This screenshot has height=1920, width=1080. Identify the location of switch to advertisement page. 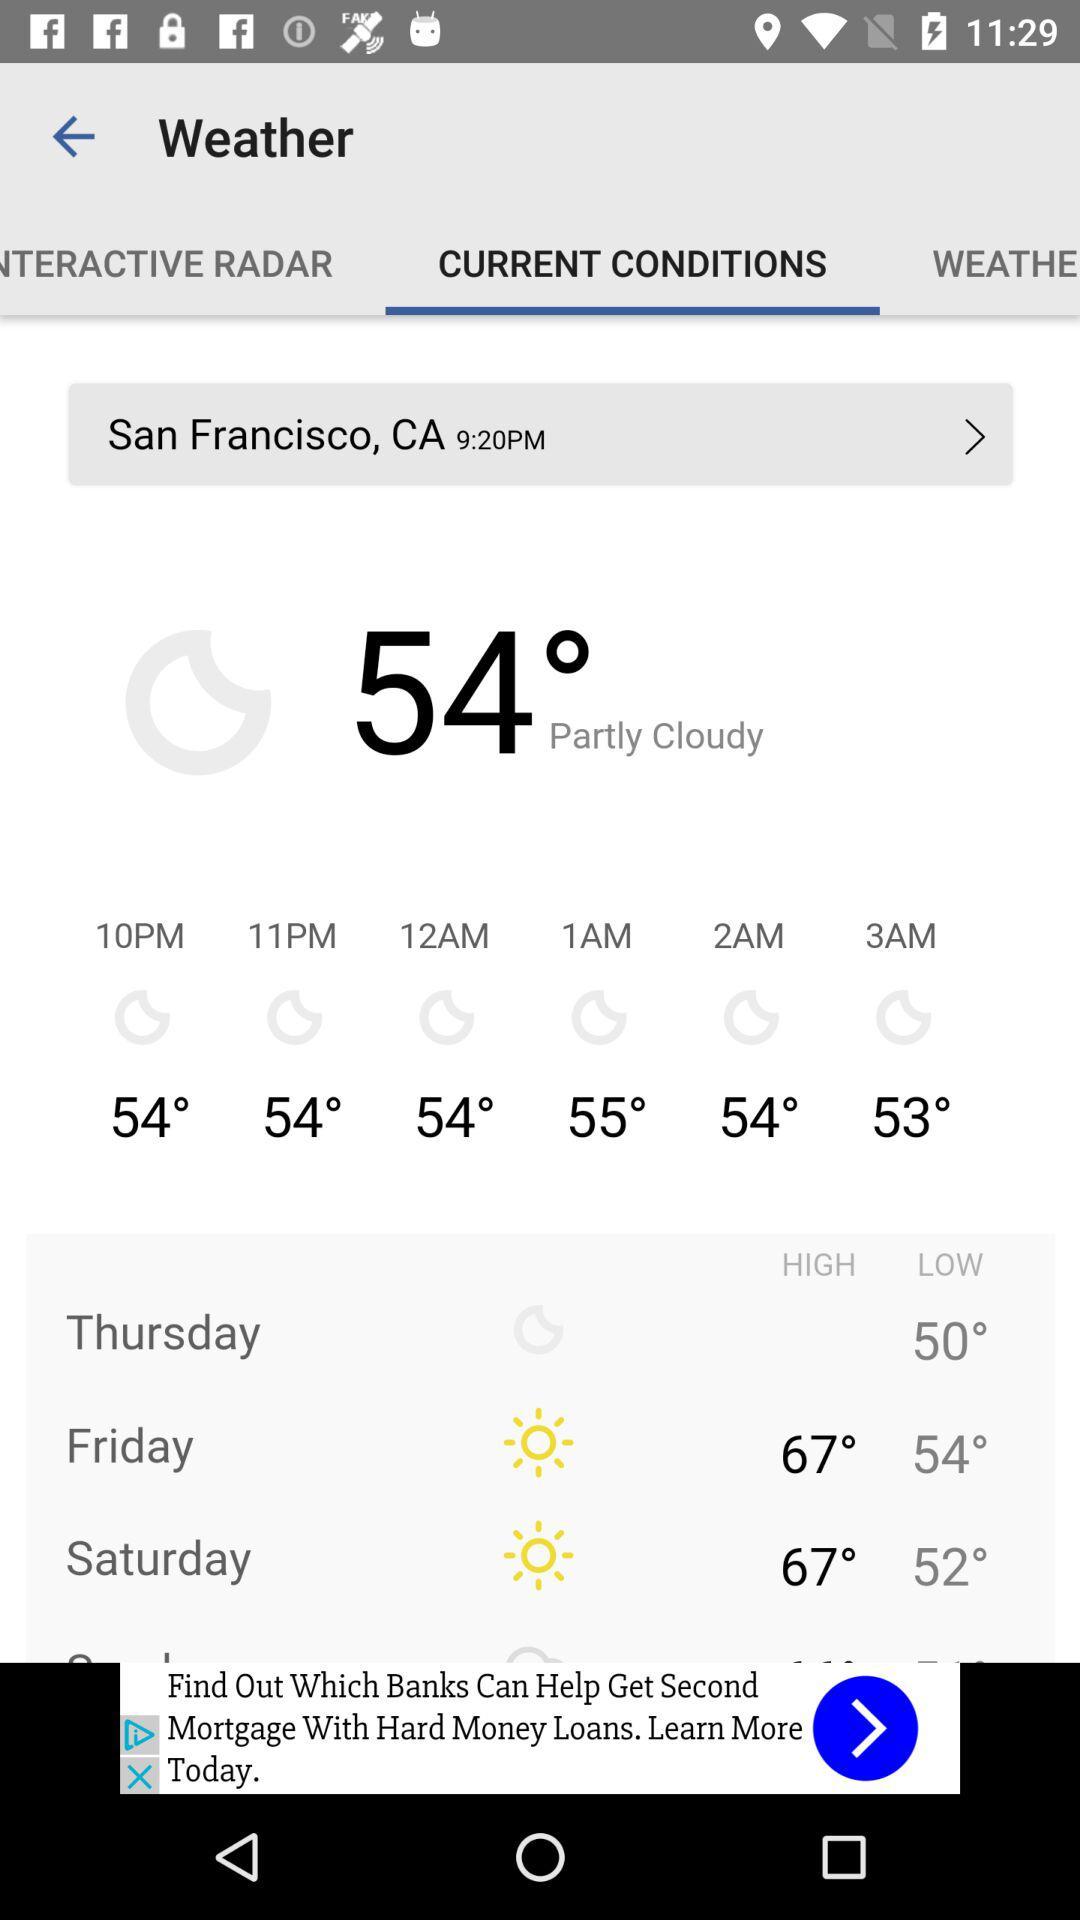
(540, 1727).